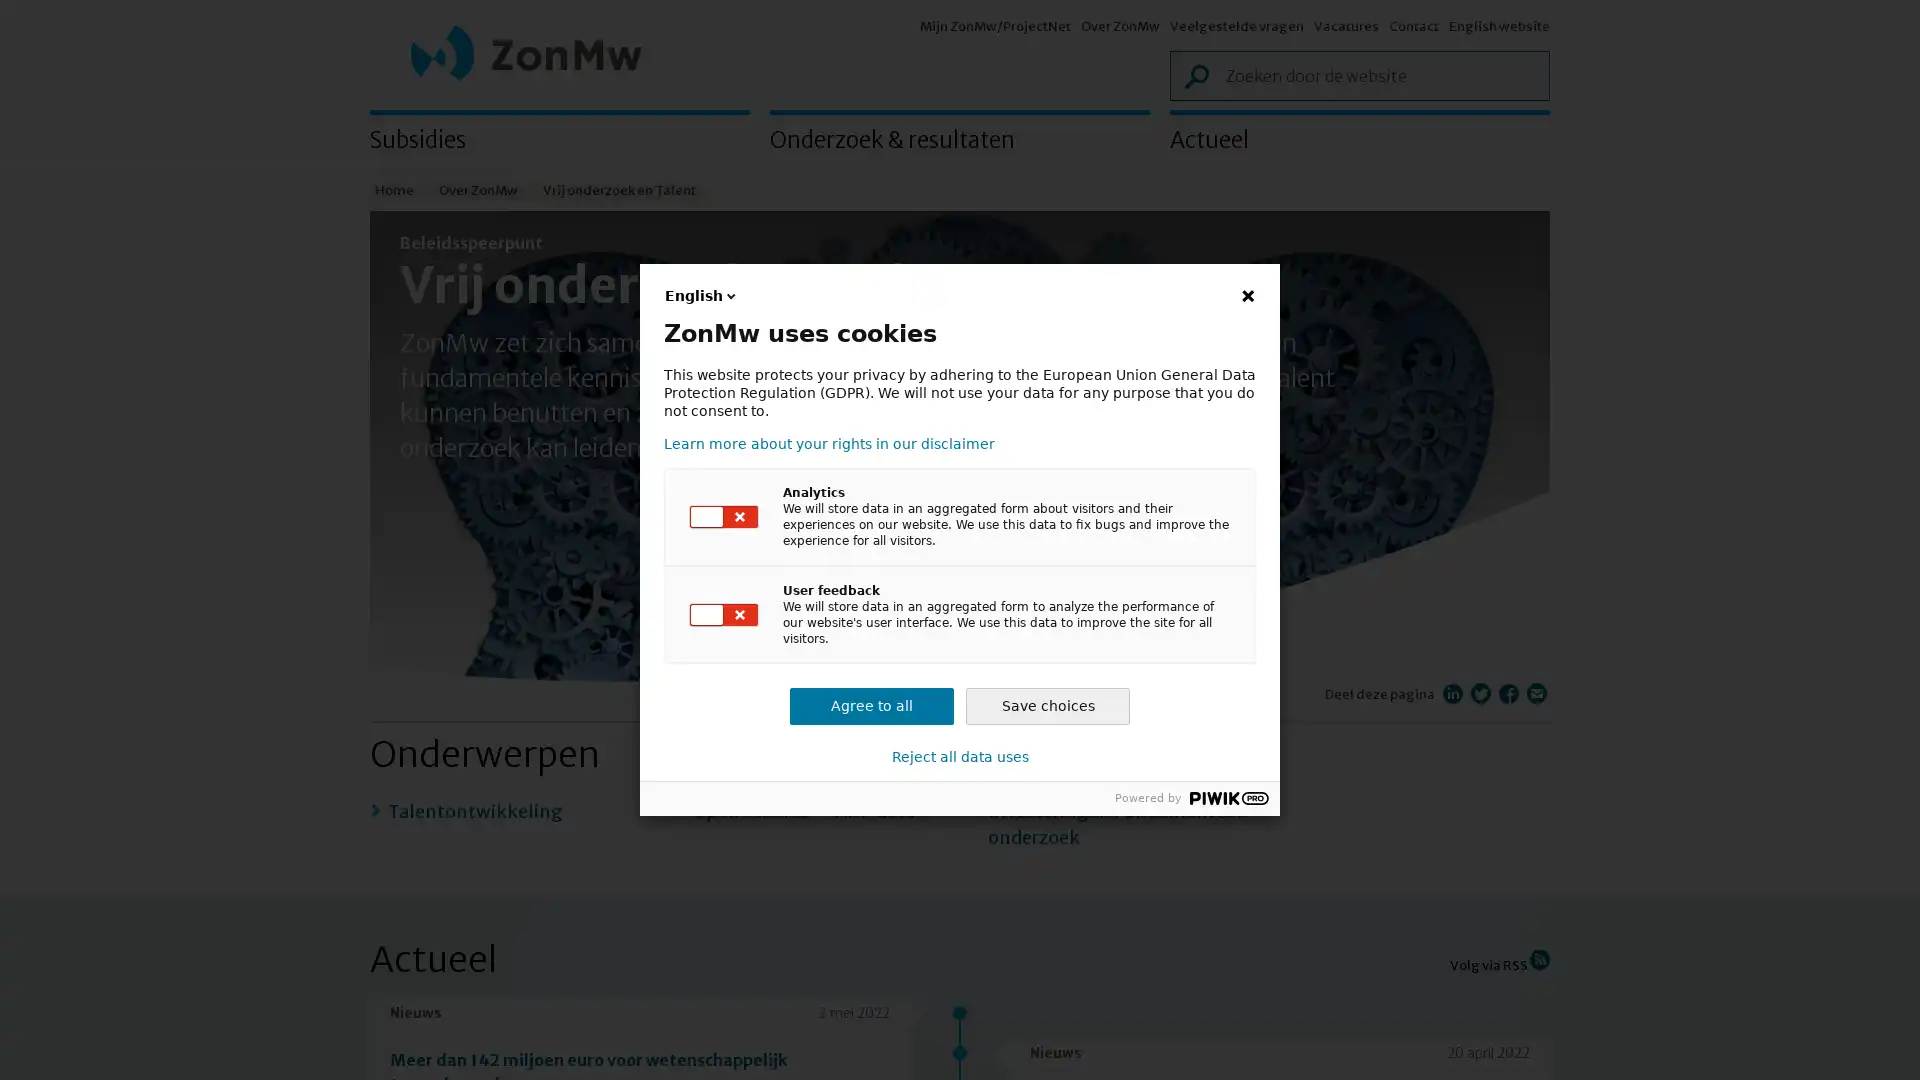 The height and width of the screenshot is (1080, 1920). What do you see at coordinates (958, 756) in the screenshot?
I see `Reject all data uses` at bounding box center [958, 756].